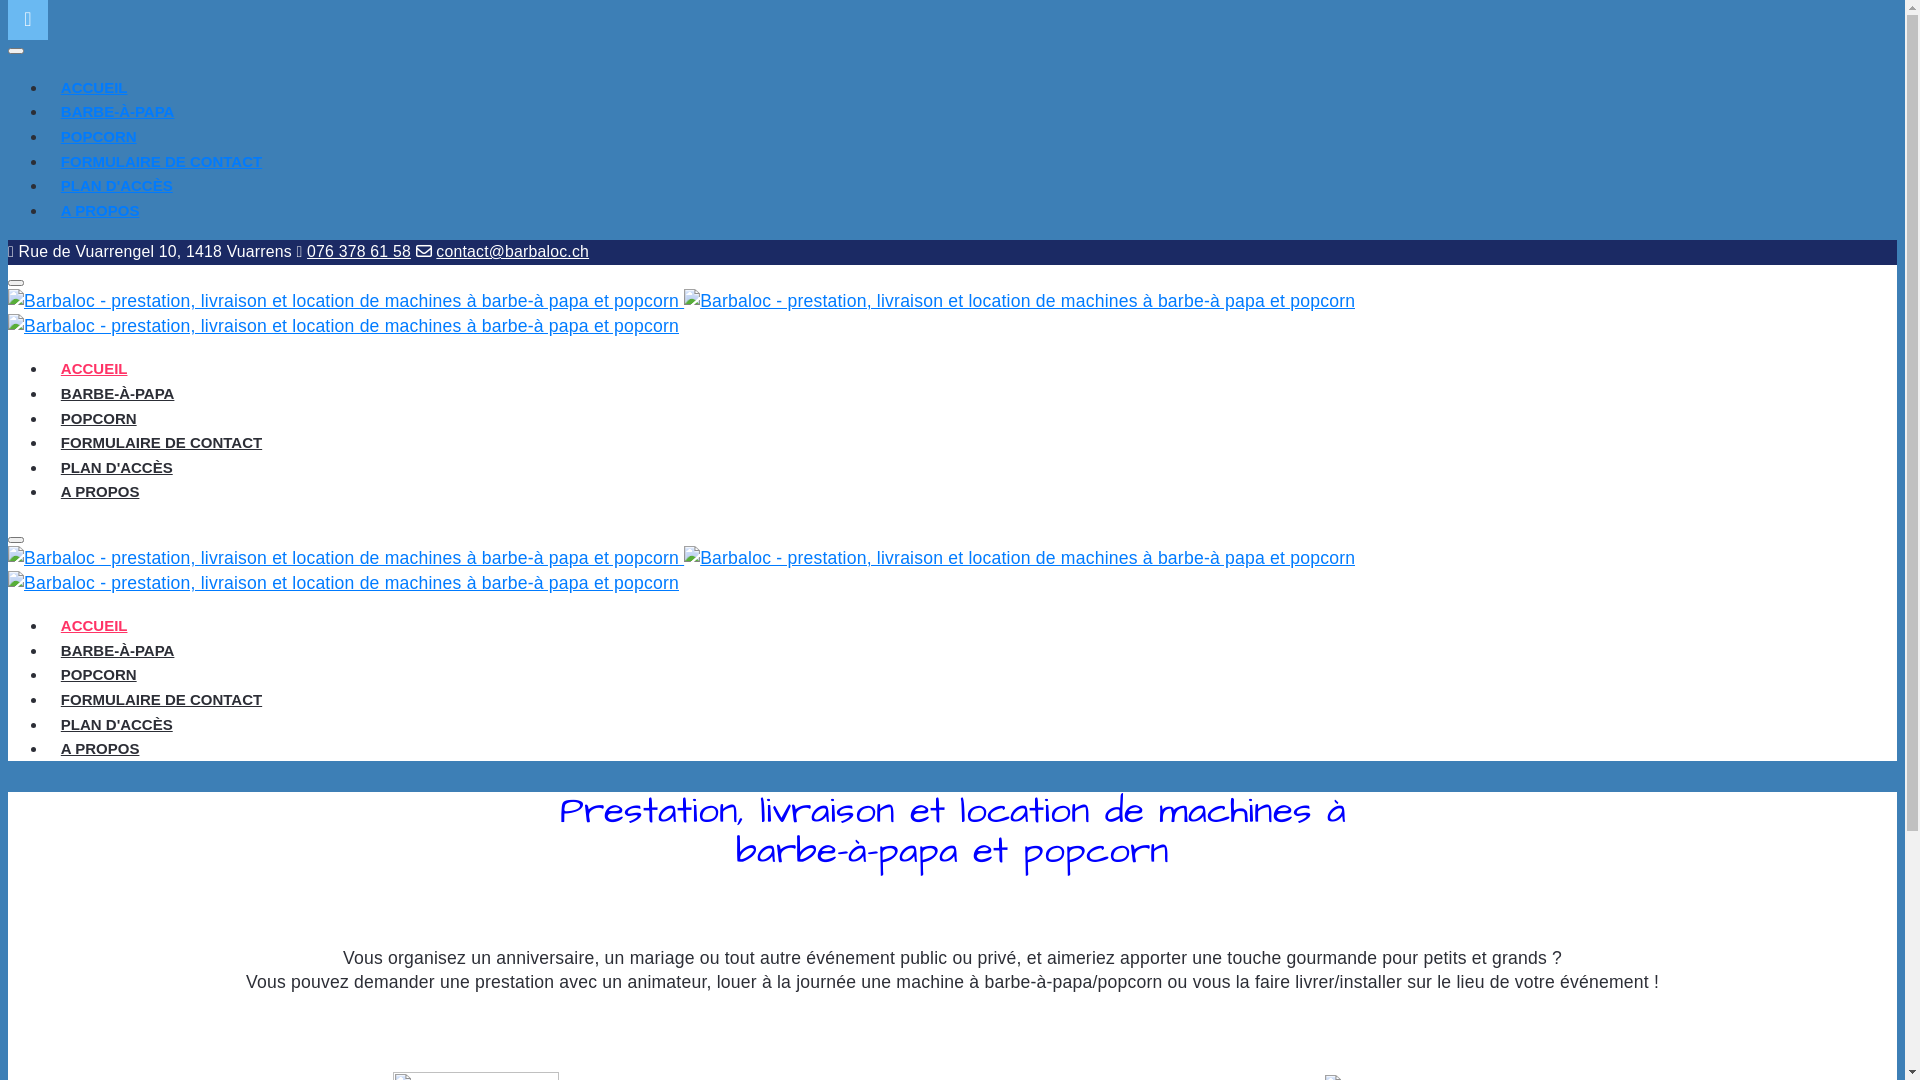  What do you see at coordinates (48, 748) in the screenshot?
I see `'A PROPOS'` at bounding box center [48, 748].